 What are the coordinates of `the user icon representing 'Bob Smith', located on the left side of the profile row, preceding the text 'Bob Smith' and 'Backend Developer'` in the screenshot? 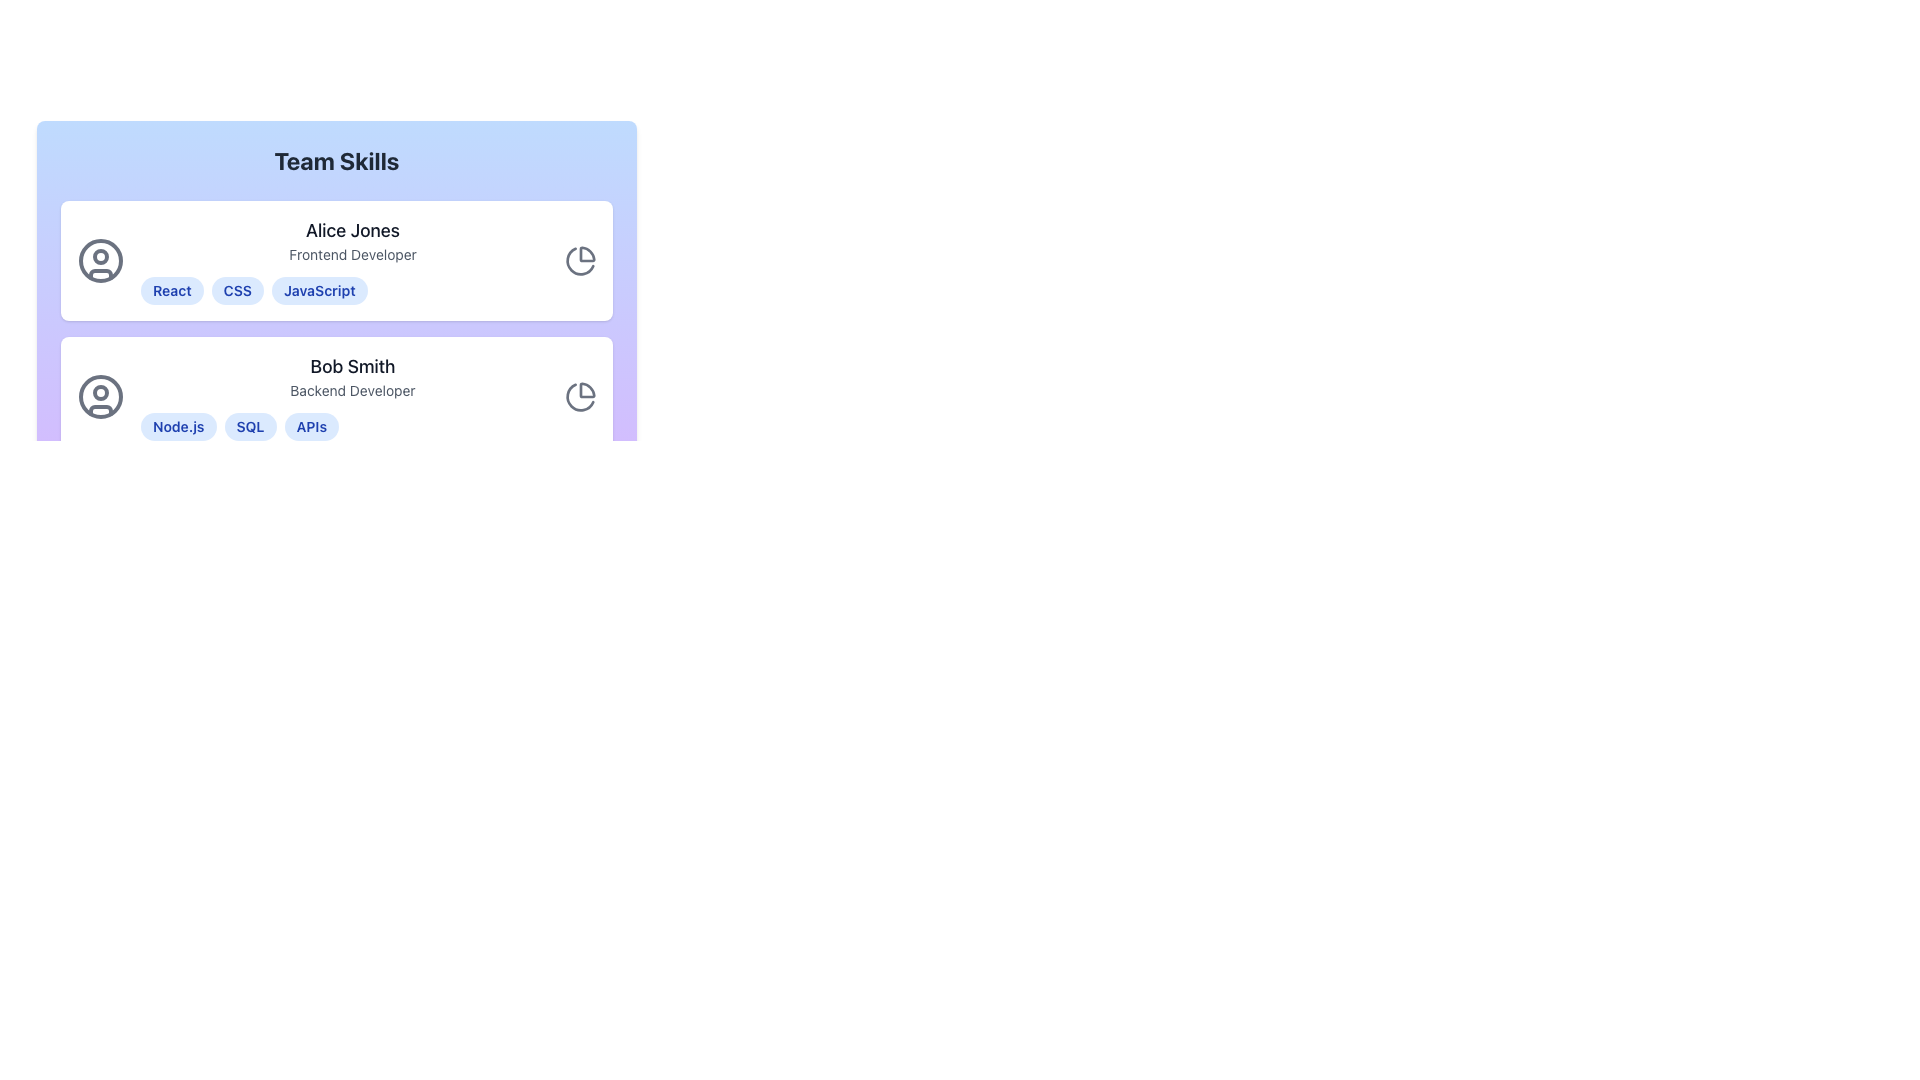 It's located at (99, 397).